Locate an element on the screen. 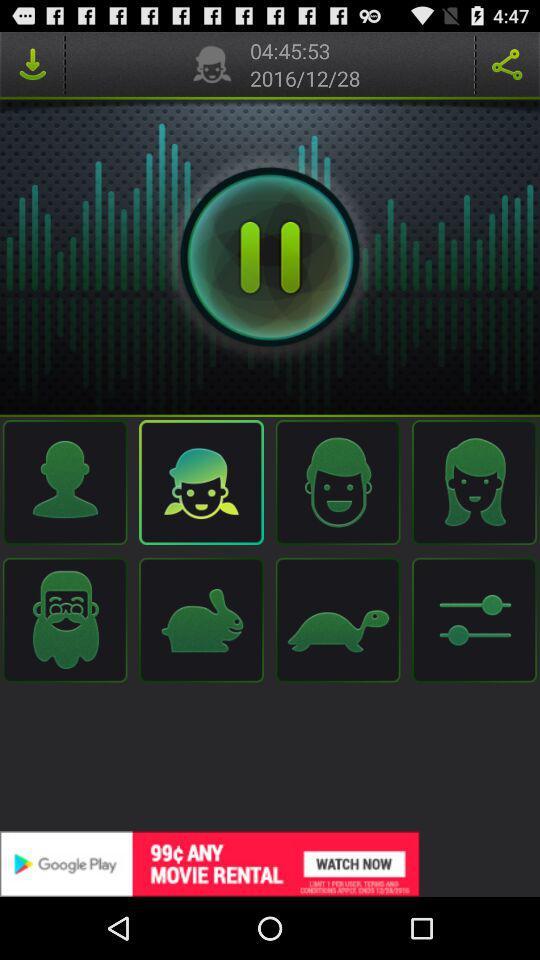  the share icon is located at coordinates (507, 68).